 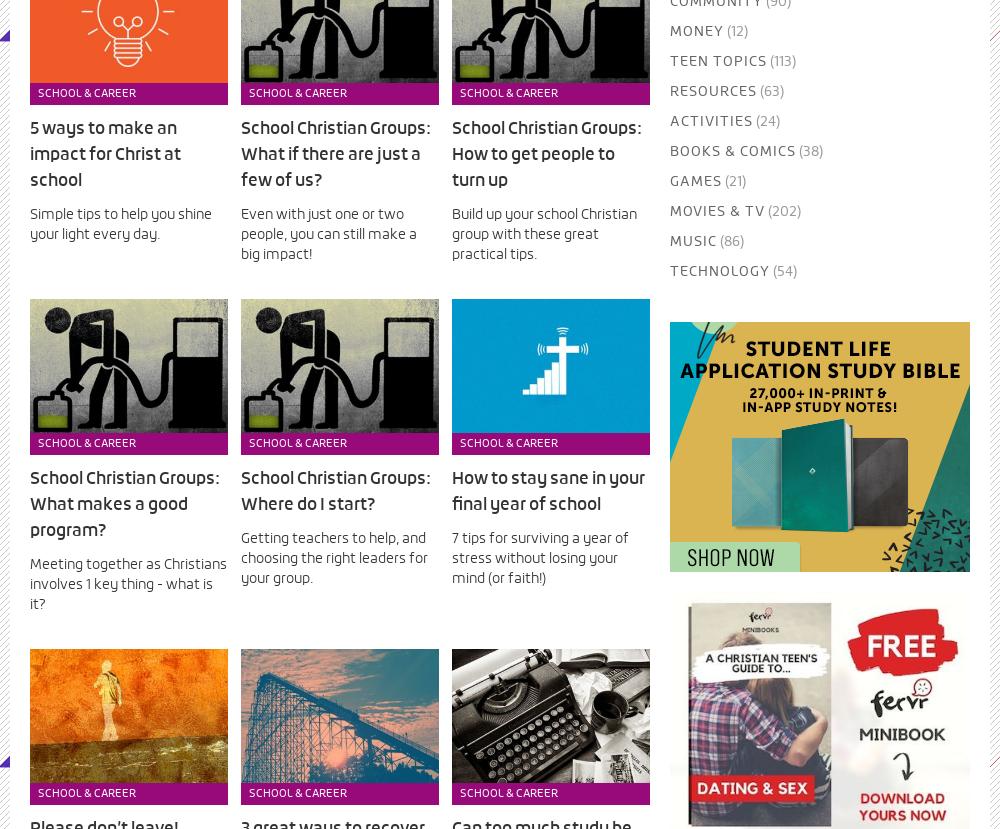 What do you see at coordinates (734, 31) in the screenshot?
I see `'(12)'` at bounding box center [734, 31].